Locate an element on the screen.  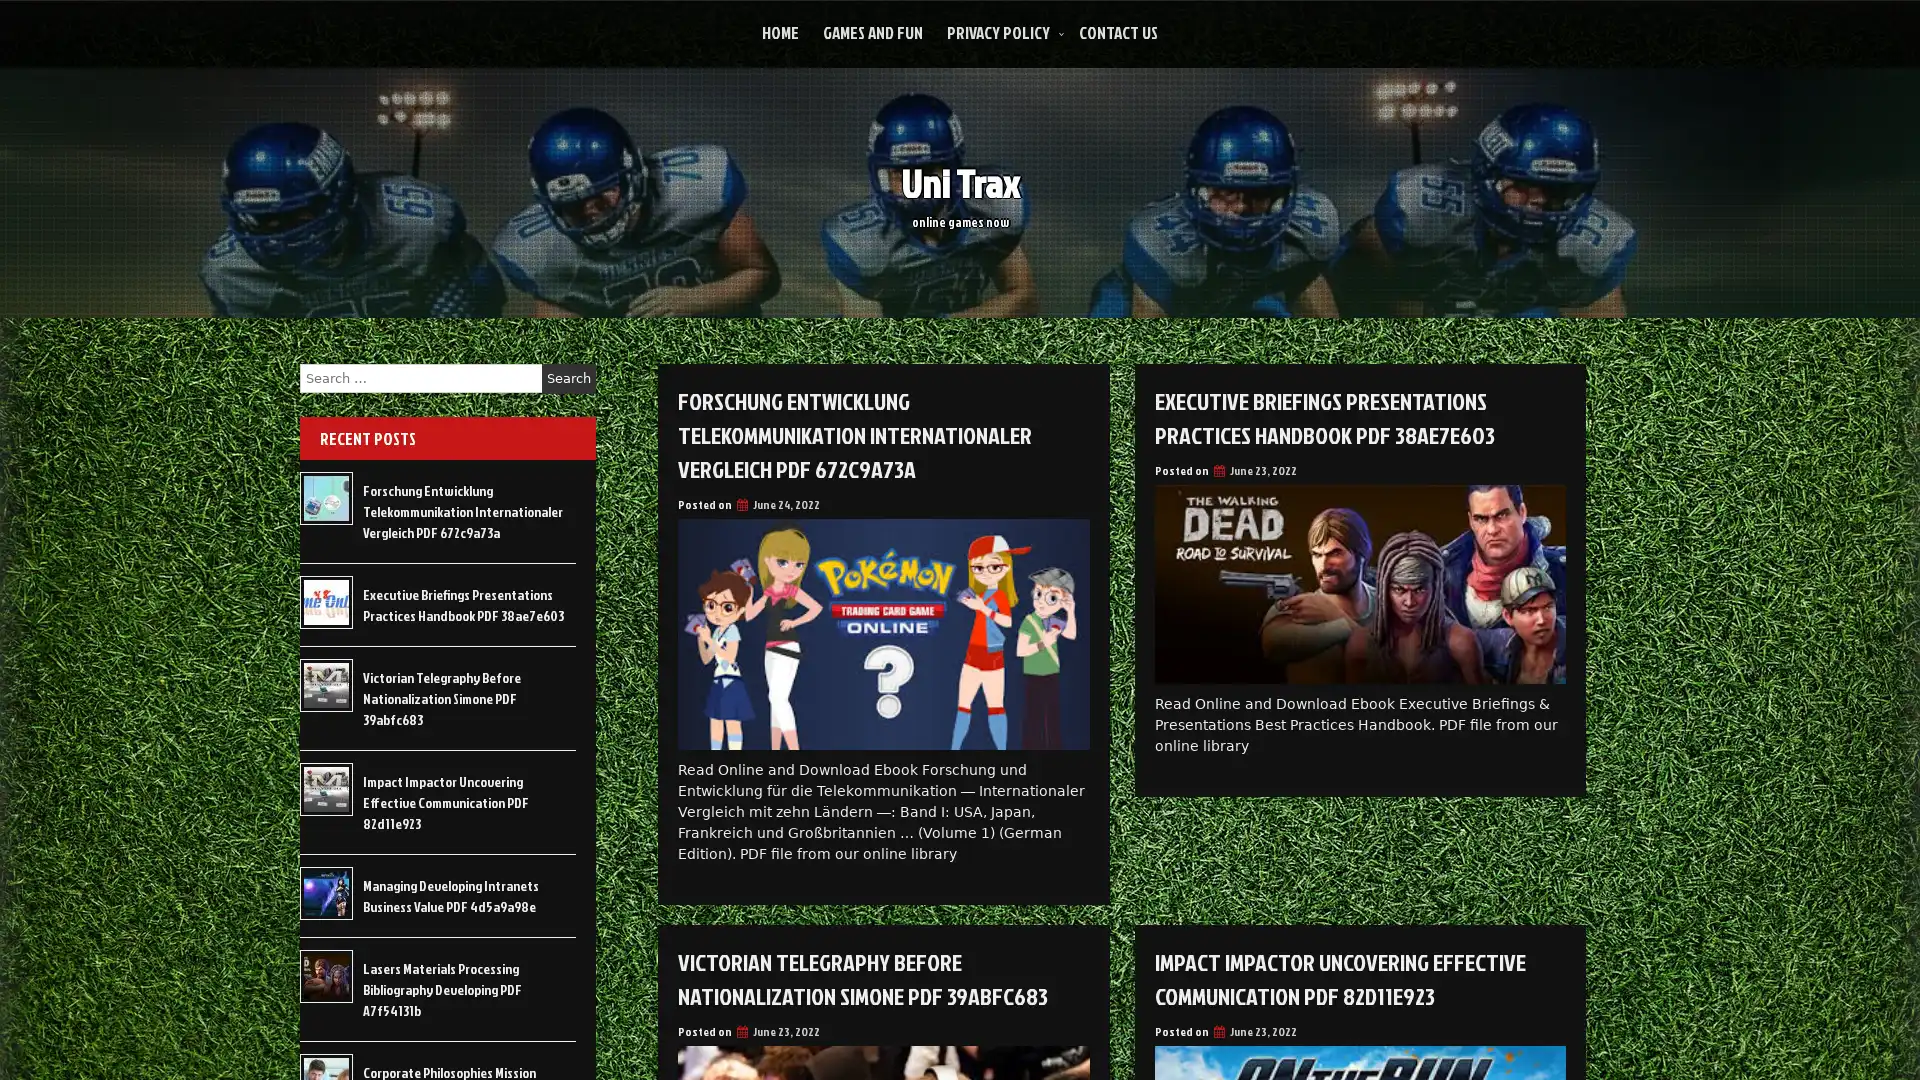
Search is located at coordinates (568, 378).